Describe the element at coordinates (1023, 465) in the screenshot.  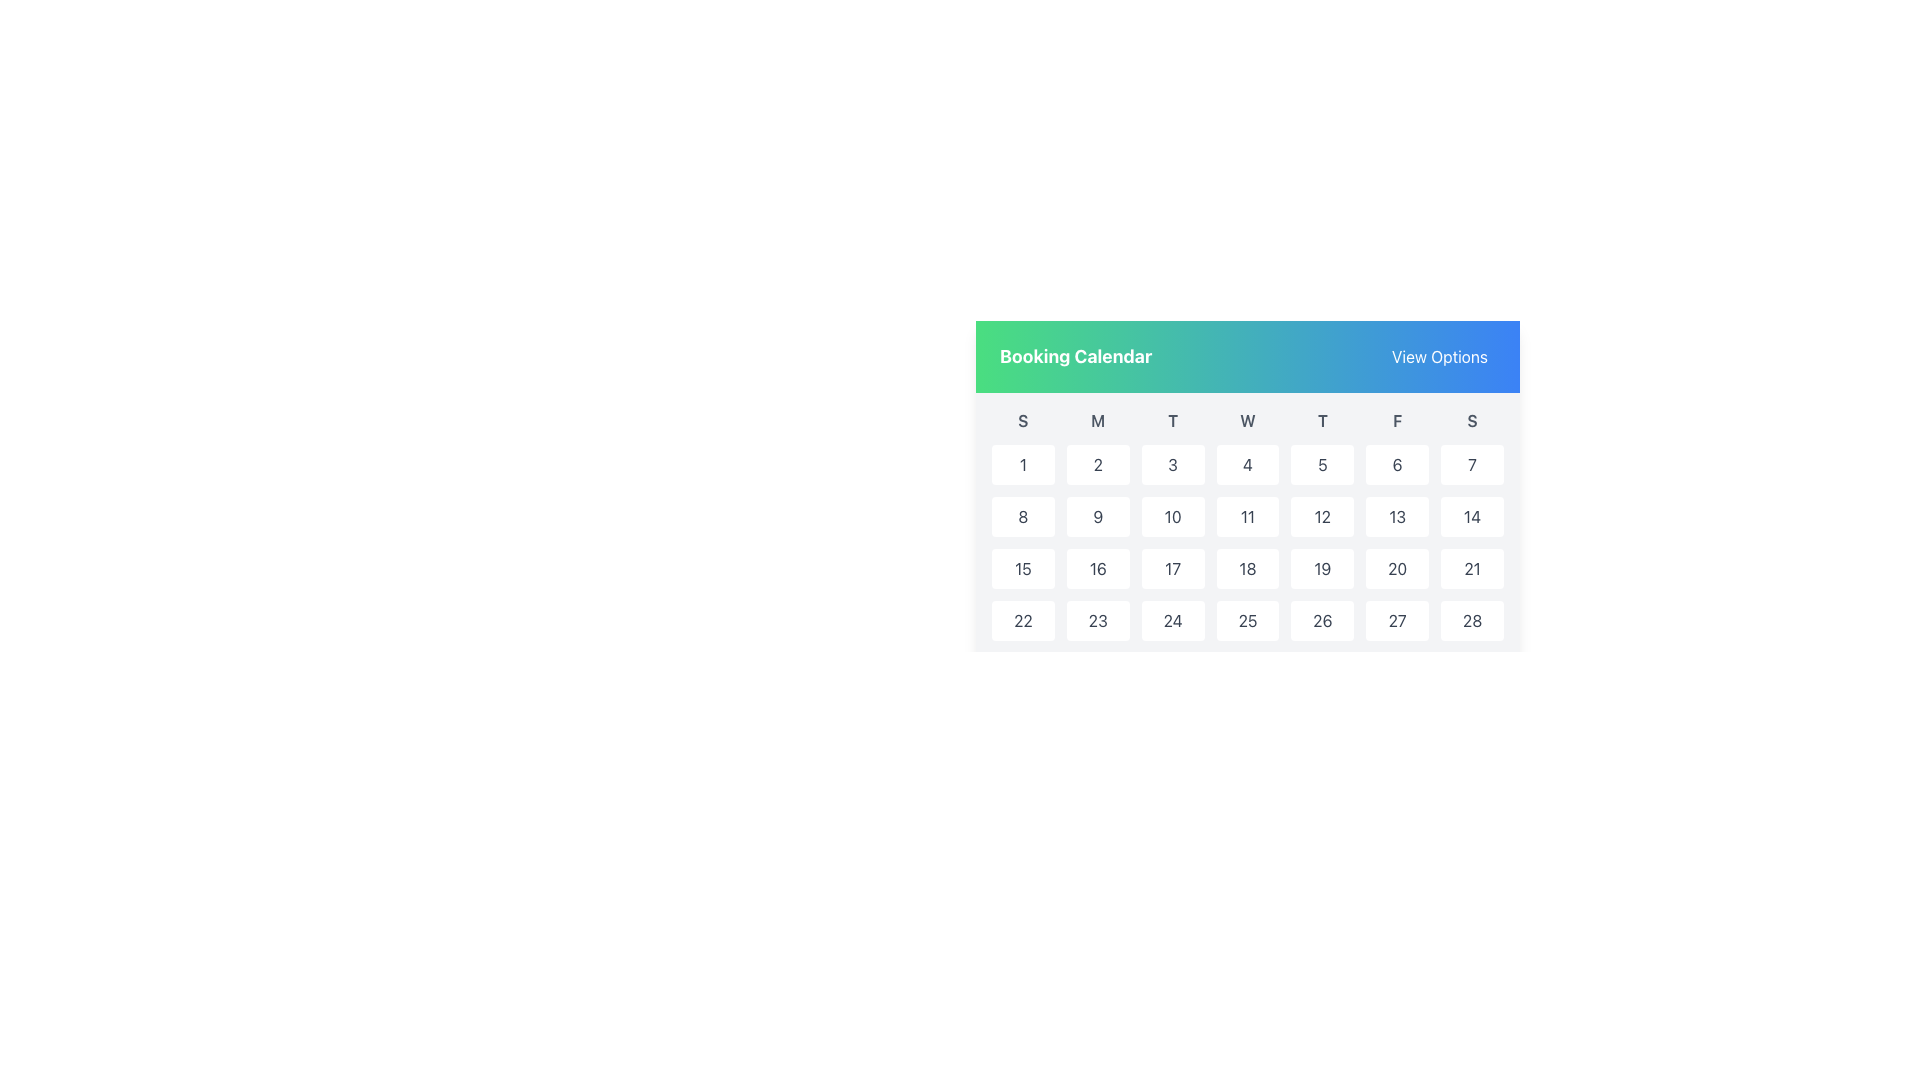
I see `the text label displaying the number '1' within the Sunday column of the calendar to possibly reveal additional details` at that location.